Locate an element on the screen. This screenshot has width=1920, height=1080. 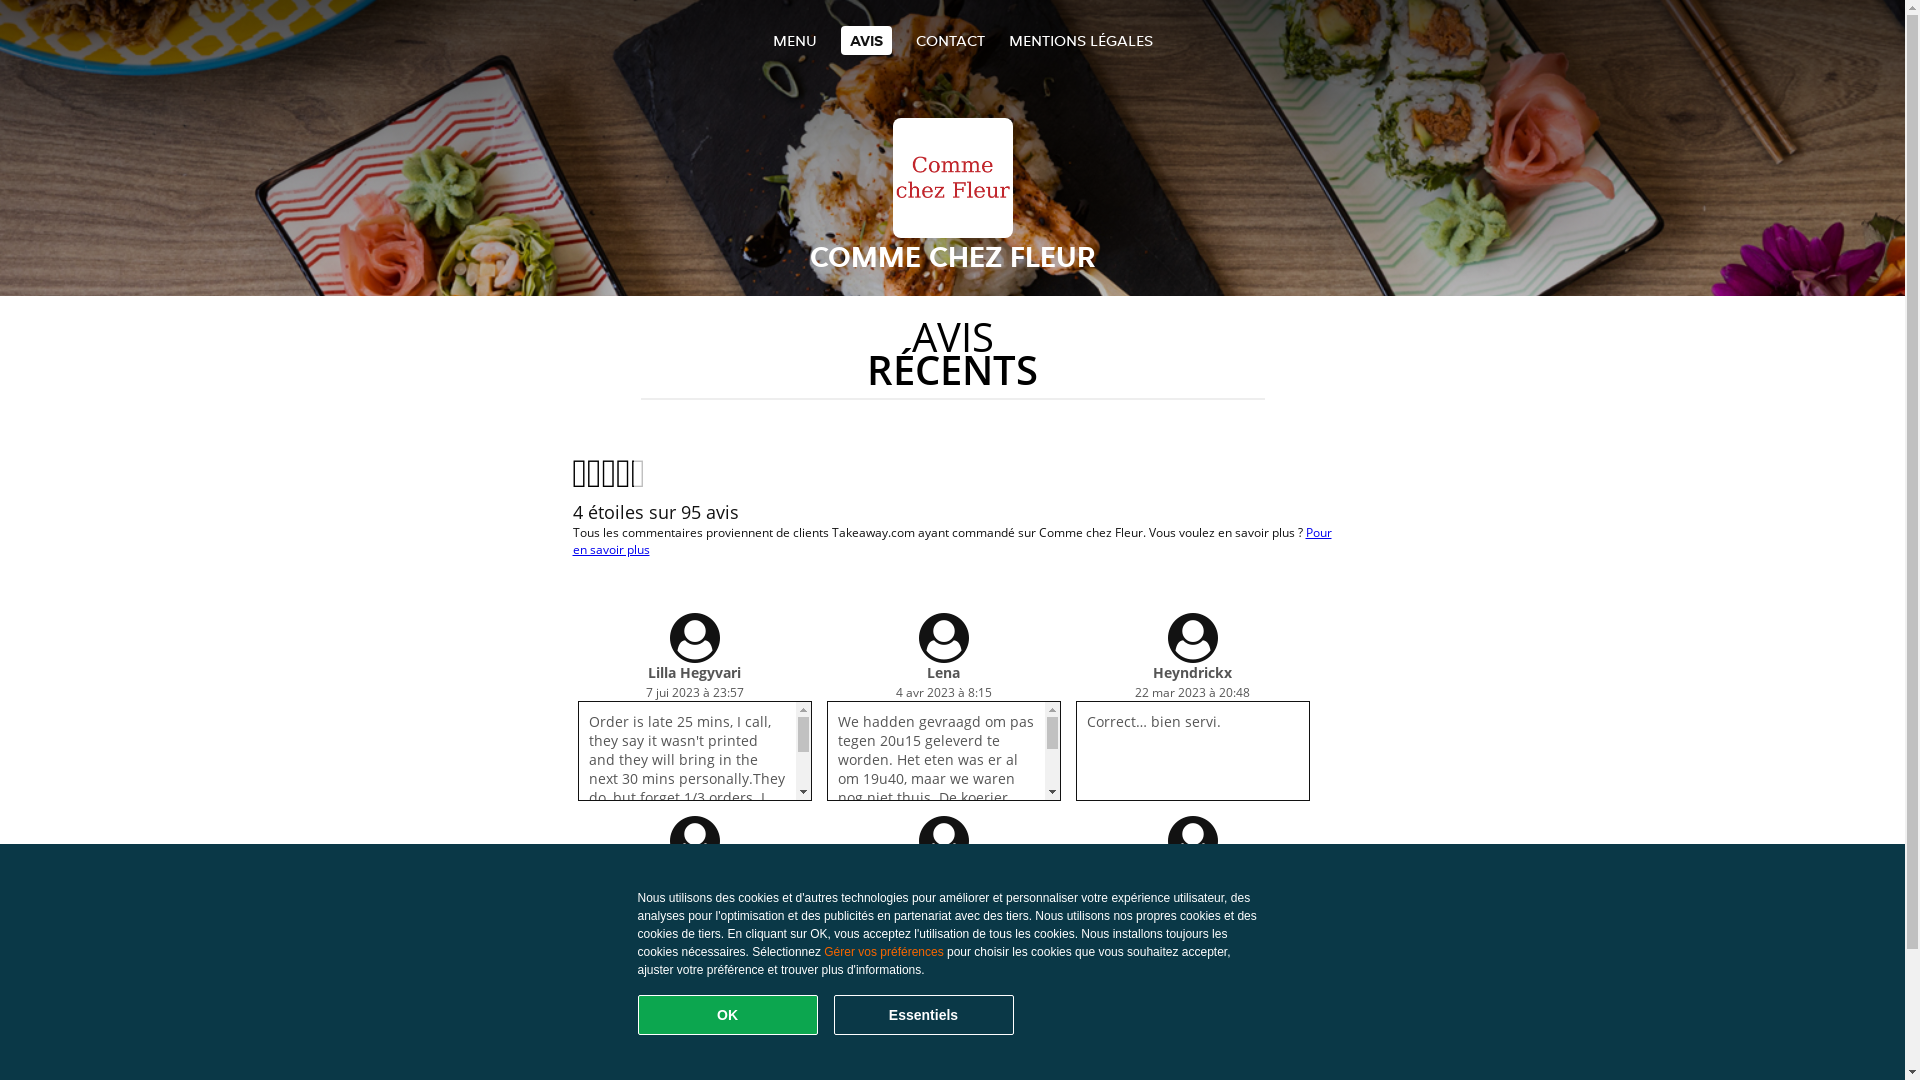
'CONTACT' is located at coordinates (915, 40).